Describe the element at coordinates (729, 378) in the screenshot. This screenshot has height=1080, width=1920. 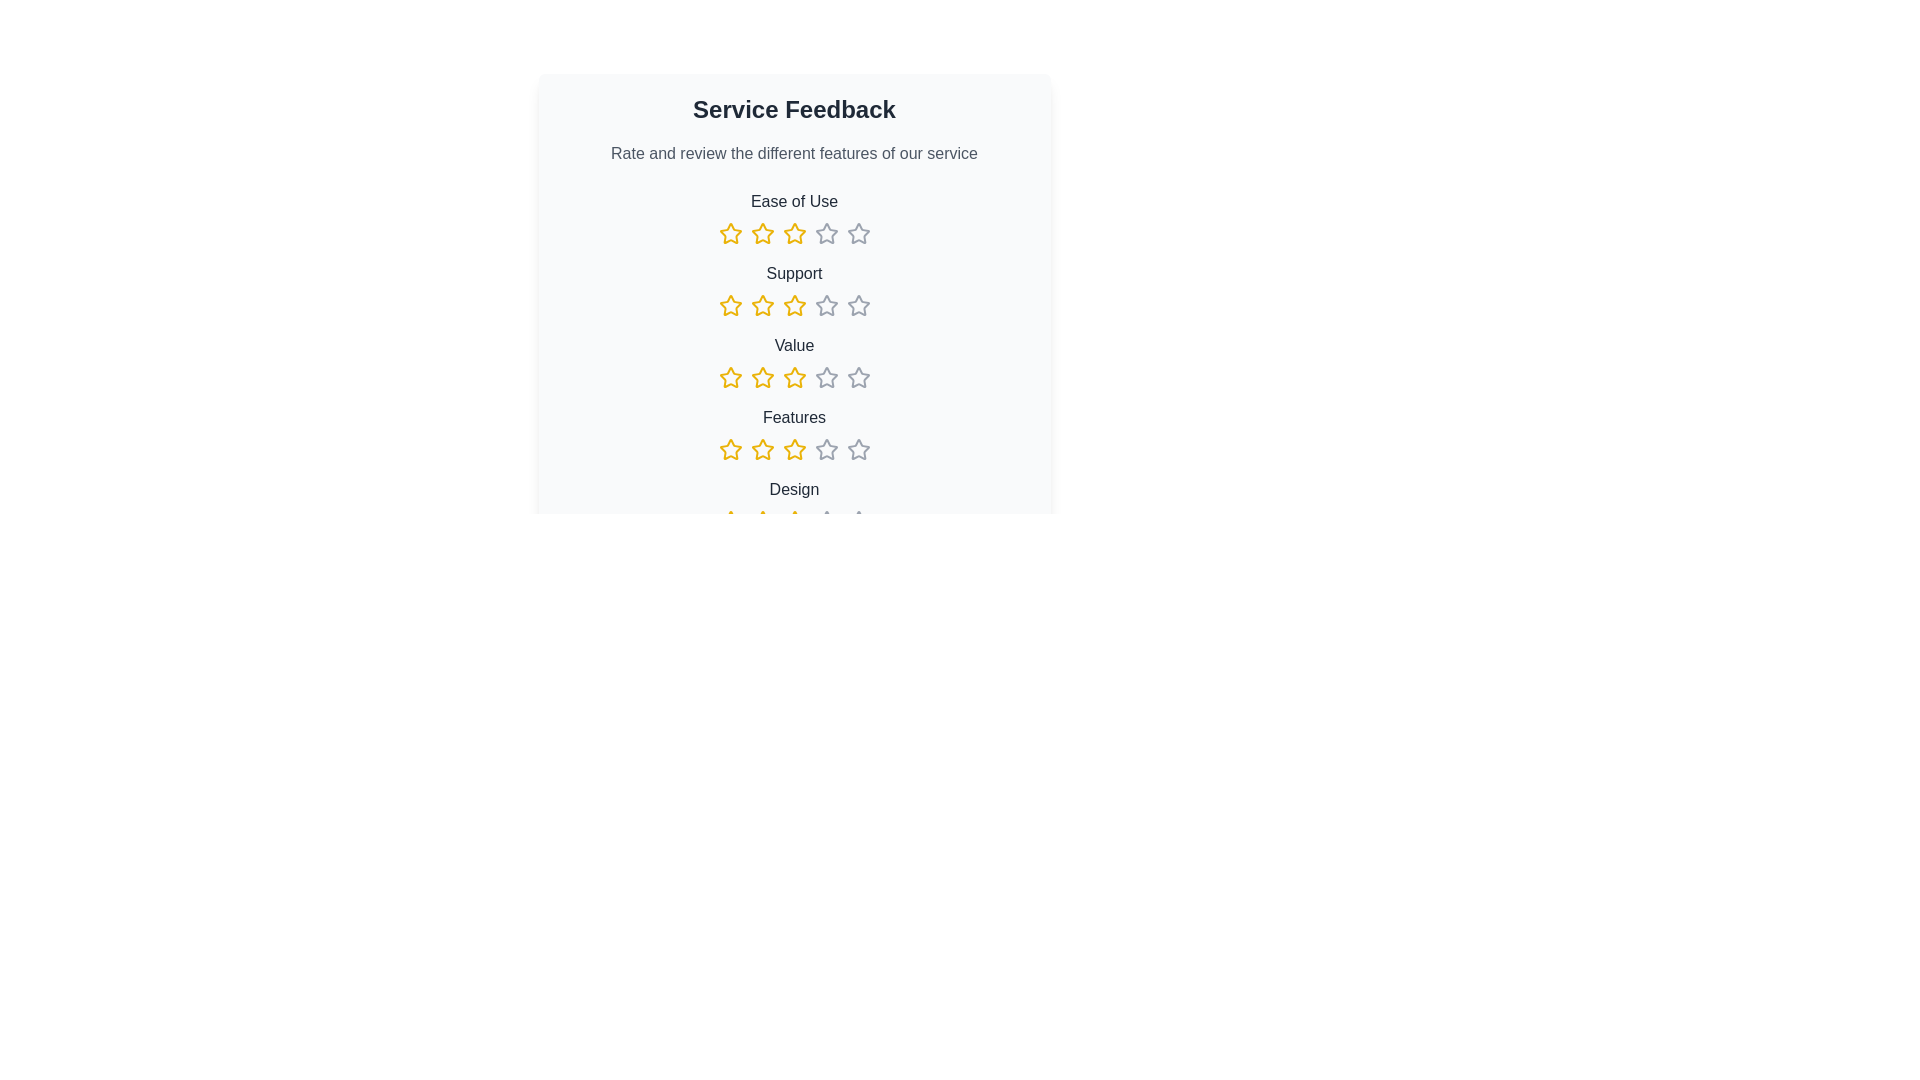
I see `the selected yellow outlined star-shaped Rating icon for 'Service Feedback'` at that location.